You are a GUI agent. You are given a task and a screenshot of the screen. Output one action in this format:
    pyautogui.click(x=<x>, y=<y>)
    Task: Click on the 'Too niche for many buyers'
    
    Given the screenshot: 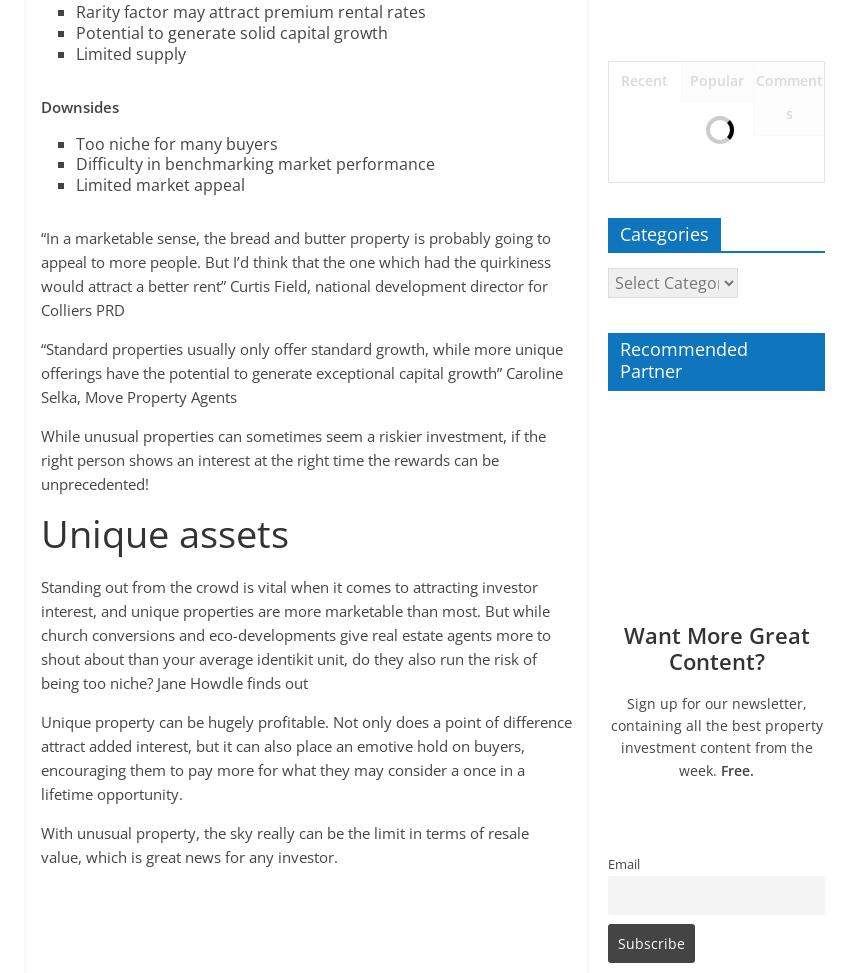 What is the action you would take?
    pyautogui.click(x=74, y=143)
    